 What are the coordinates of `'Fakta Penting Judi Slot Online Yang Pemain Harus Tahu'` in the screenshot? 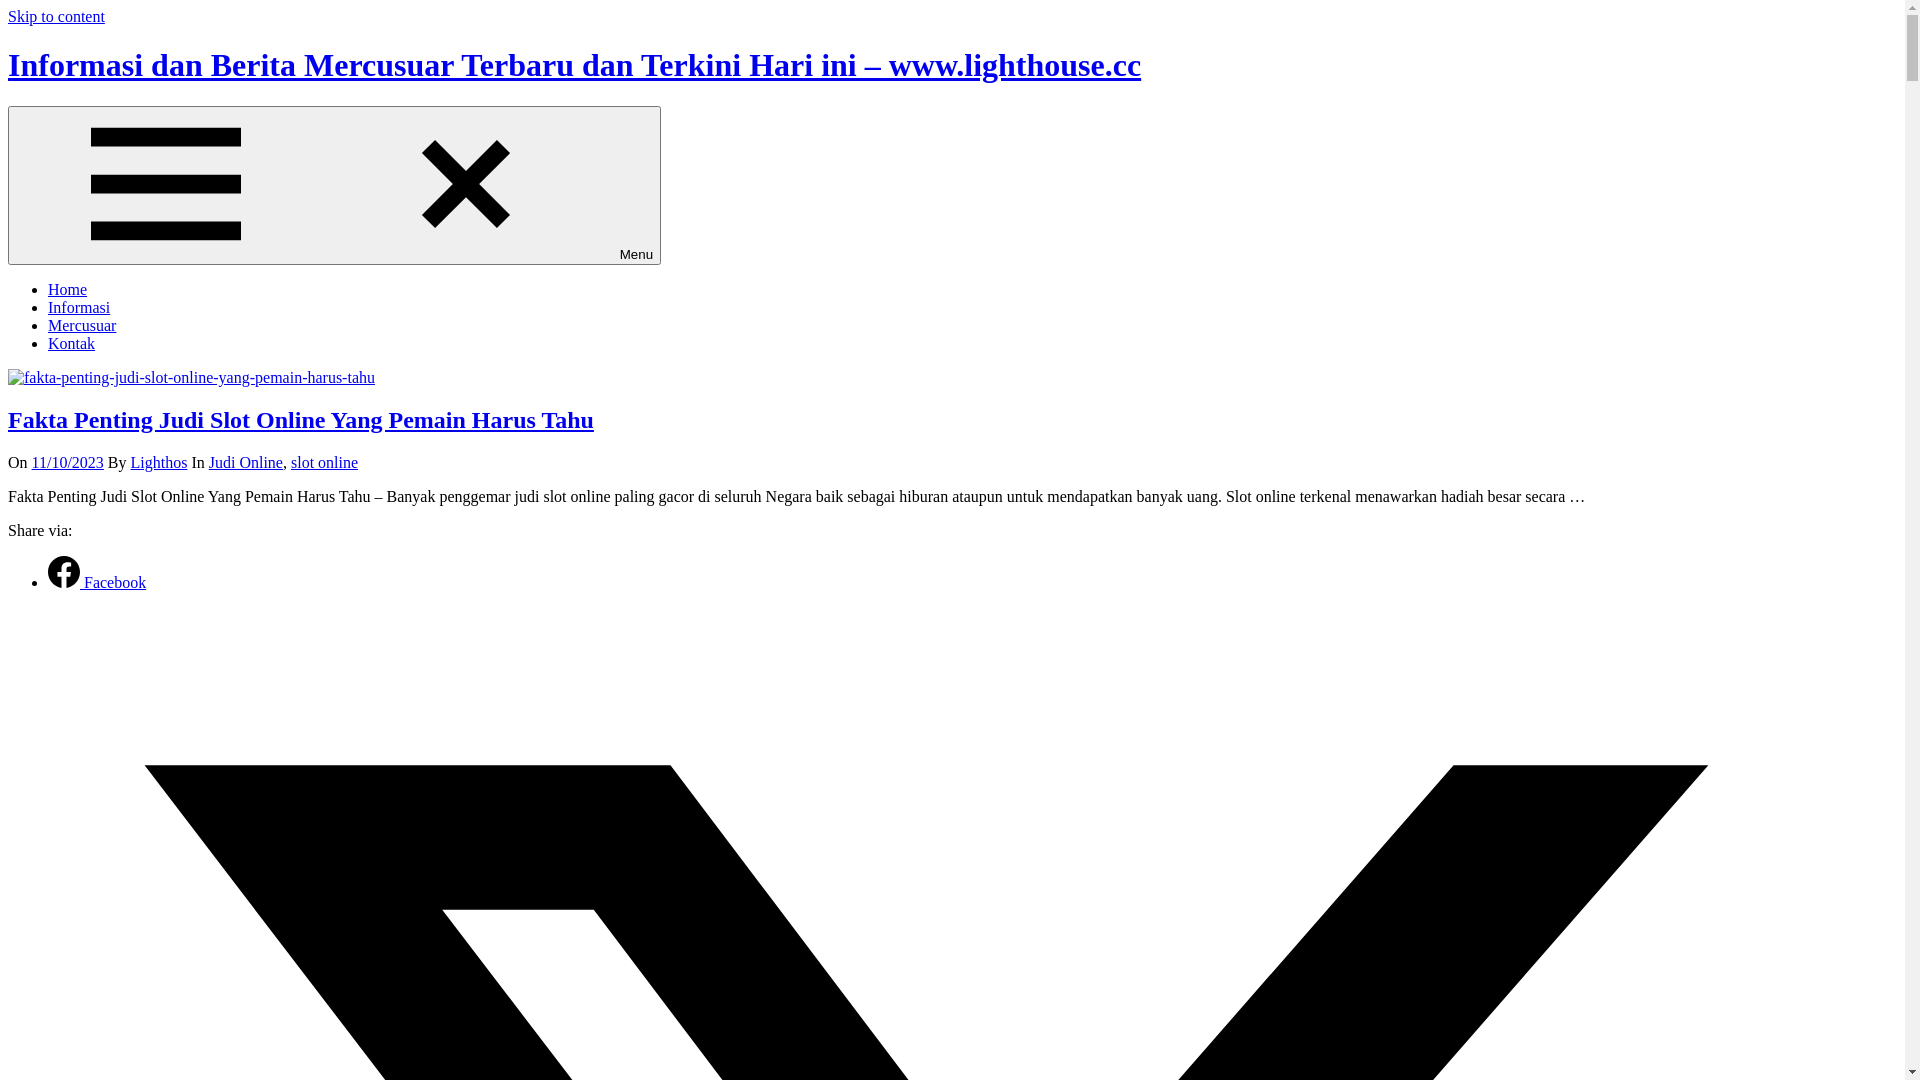 It's located at (300, 419).